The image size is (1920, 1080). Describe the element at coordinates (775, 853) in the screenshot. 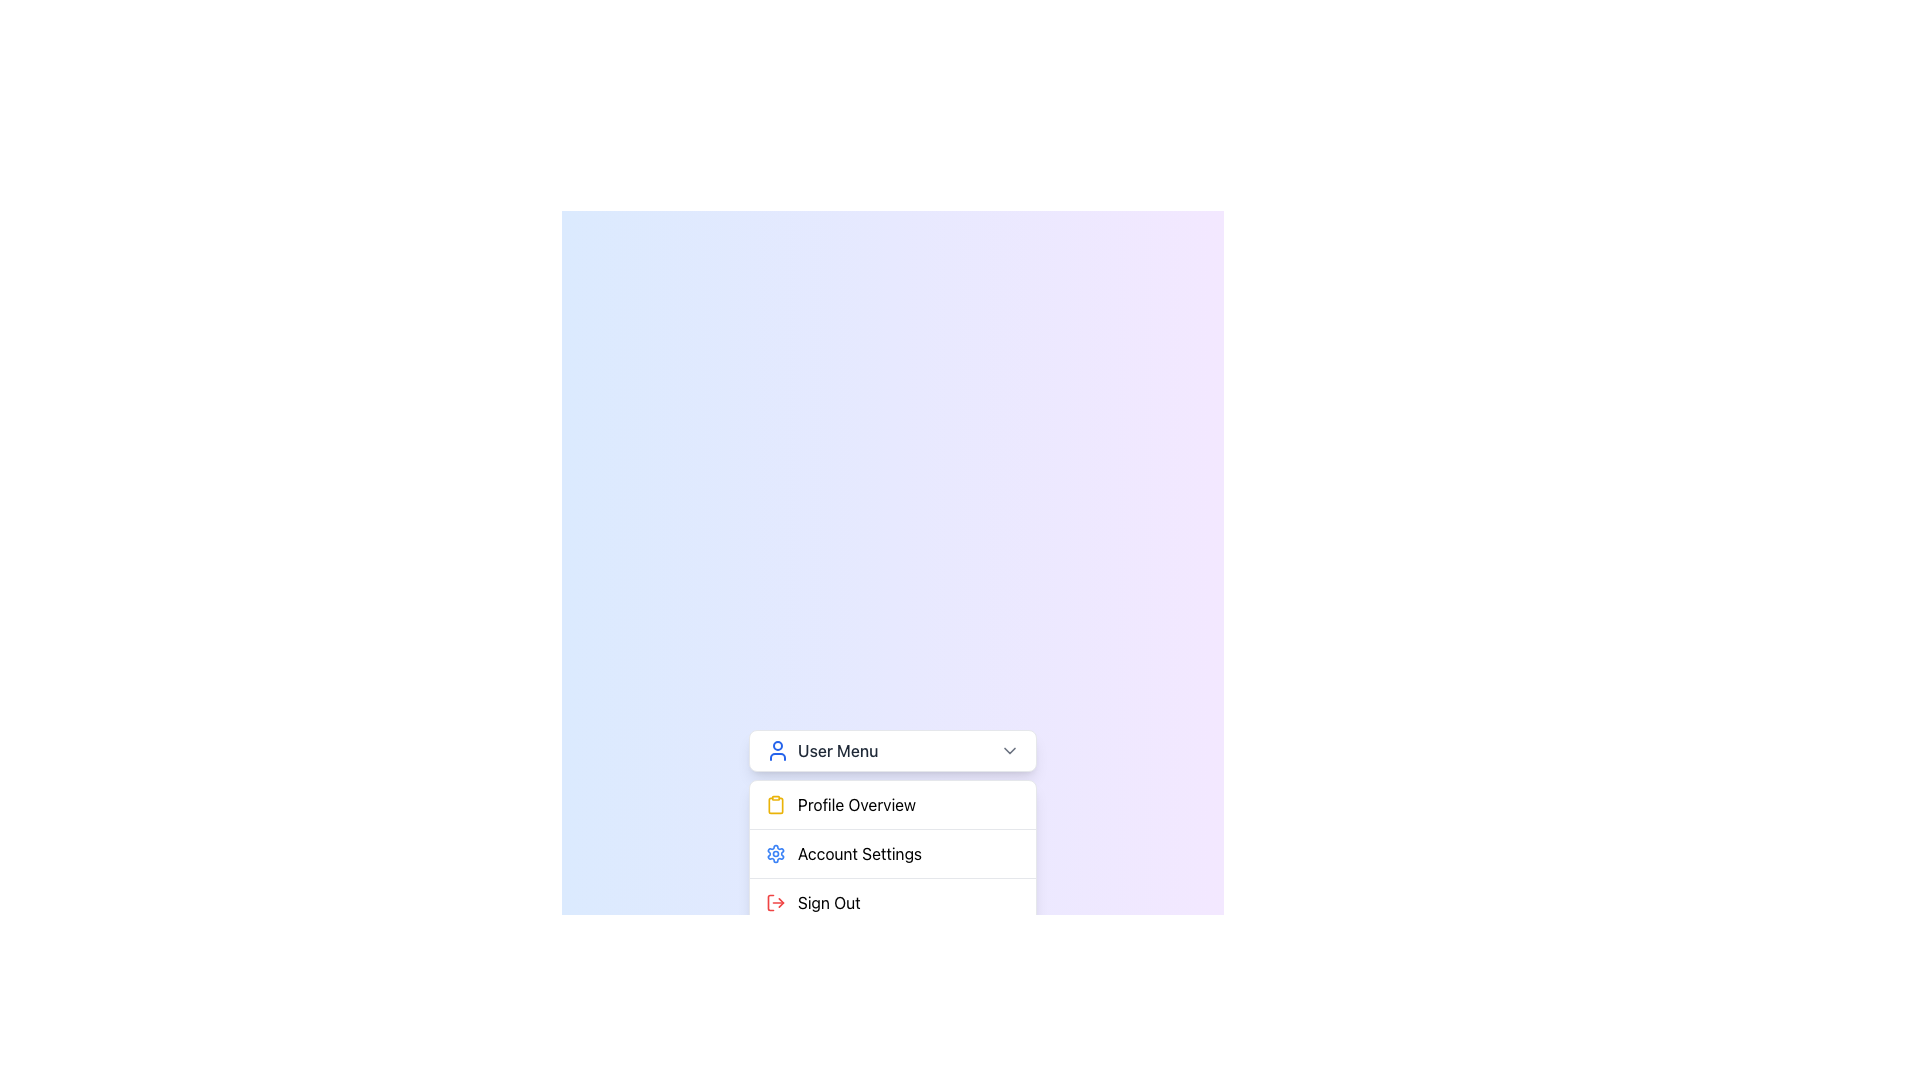

I see `the settings icon within the User Menu dropdown, which signifies customization options` at that location.